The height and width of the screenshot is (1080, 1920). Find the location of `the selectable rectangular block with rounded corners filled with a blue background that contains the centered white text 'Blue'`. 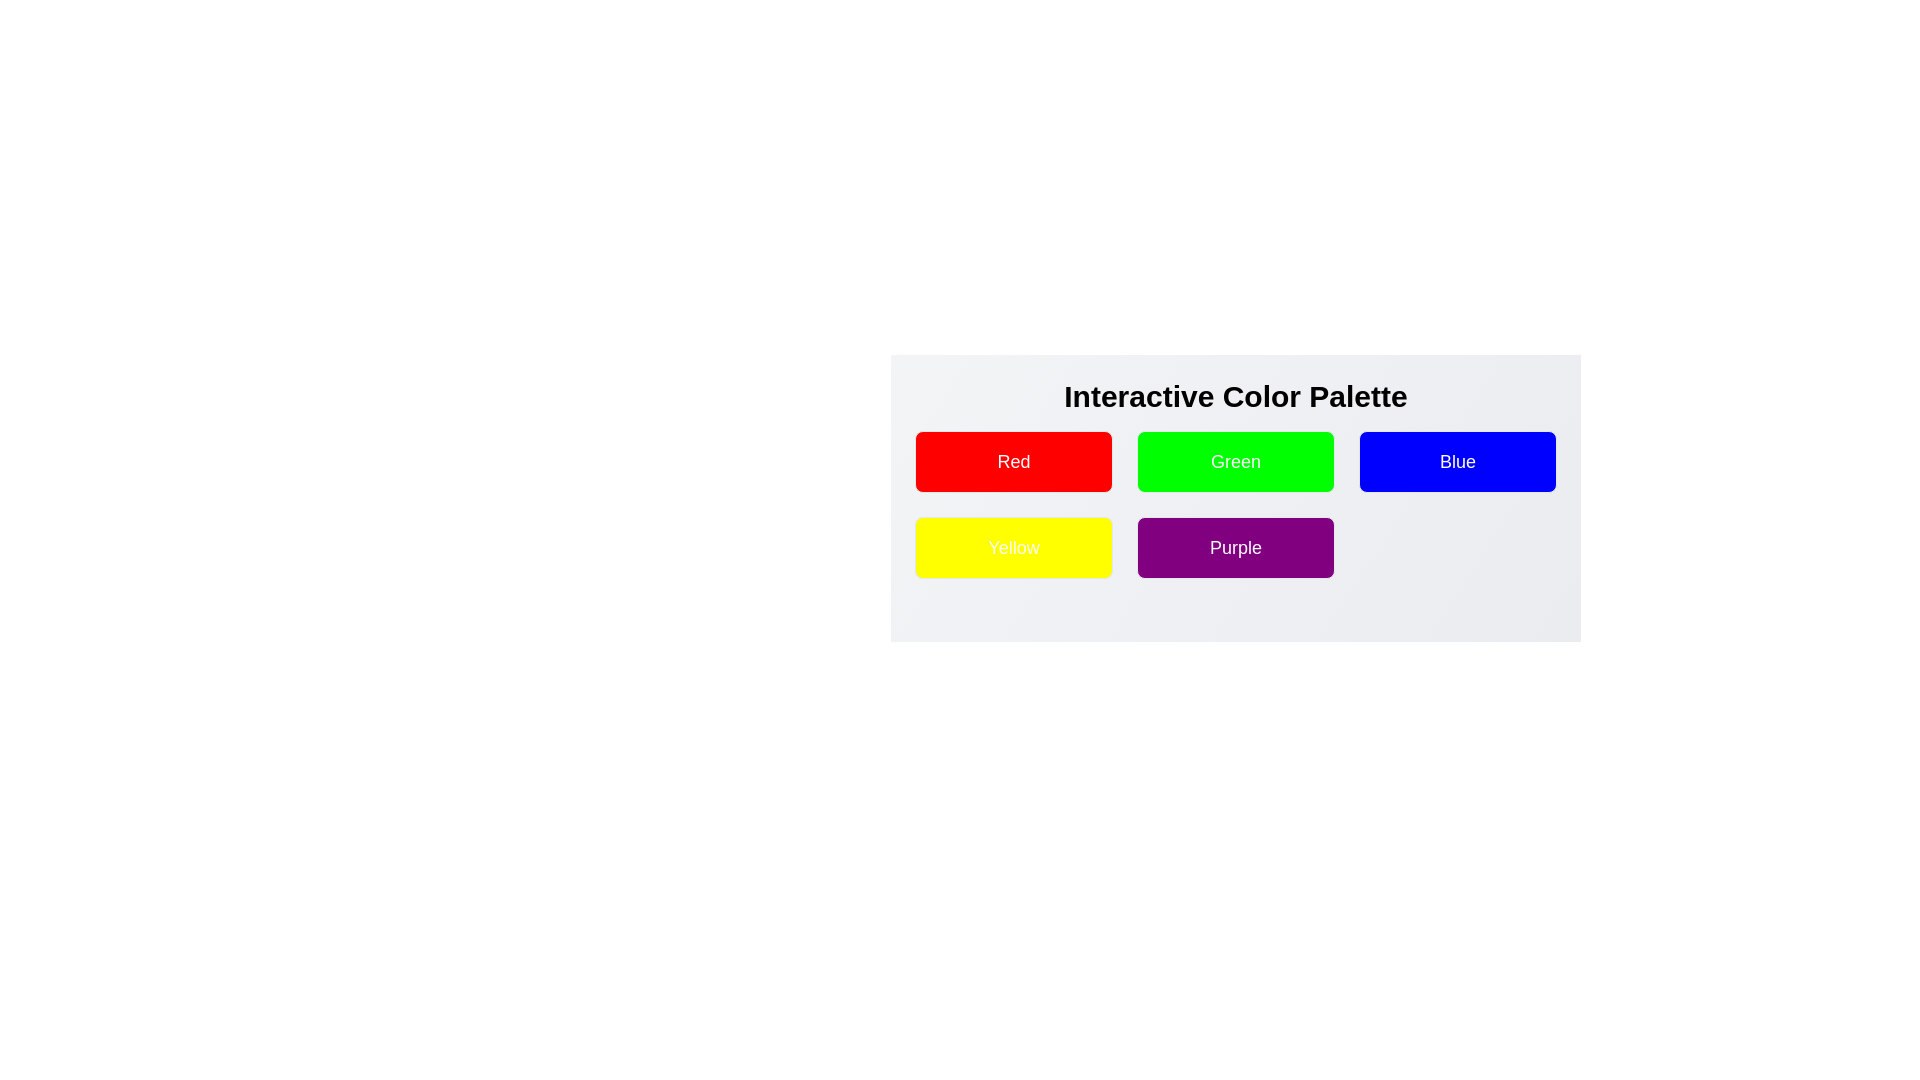

the selectable rectangular block with rounded corners filled with a blue background that contains the centered white text 'Blue' is located at coordinates (1458, 462).